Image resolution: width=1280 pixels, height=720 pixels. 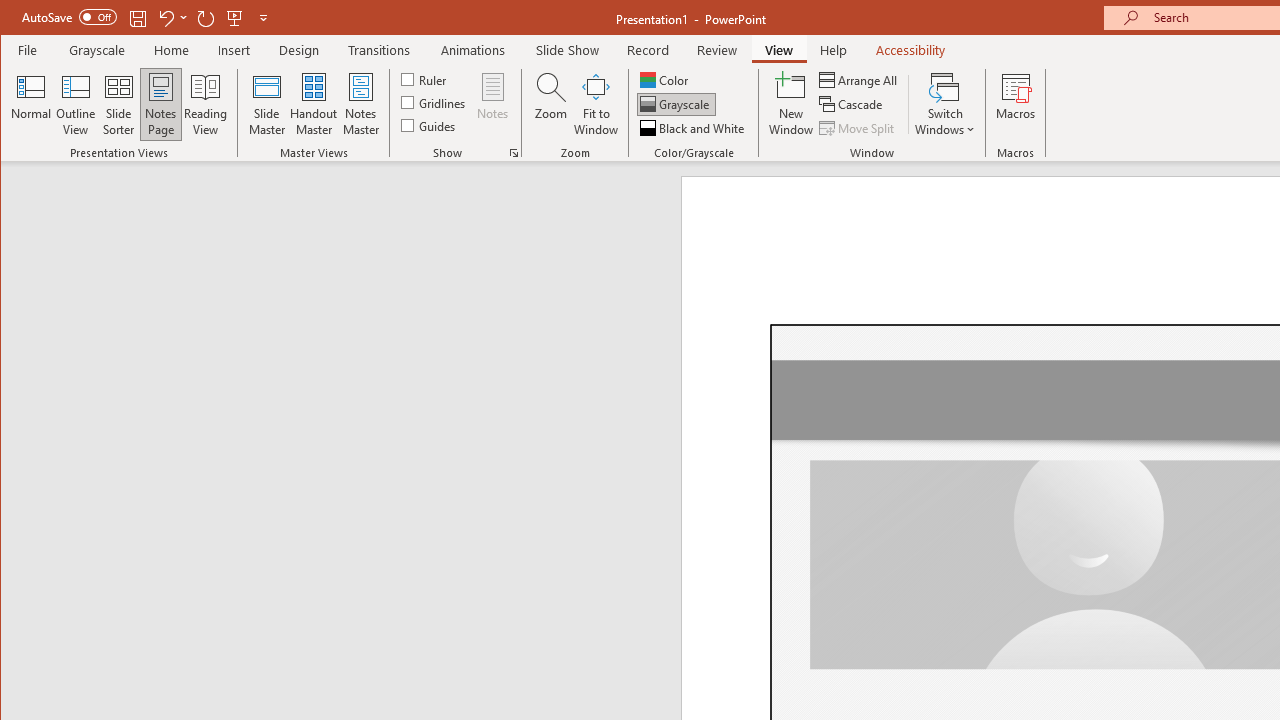 I want to click on 'Zoom...', so click(x=551, y=104).